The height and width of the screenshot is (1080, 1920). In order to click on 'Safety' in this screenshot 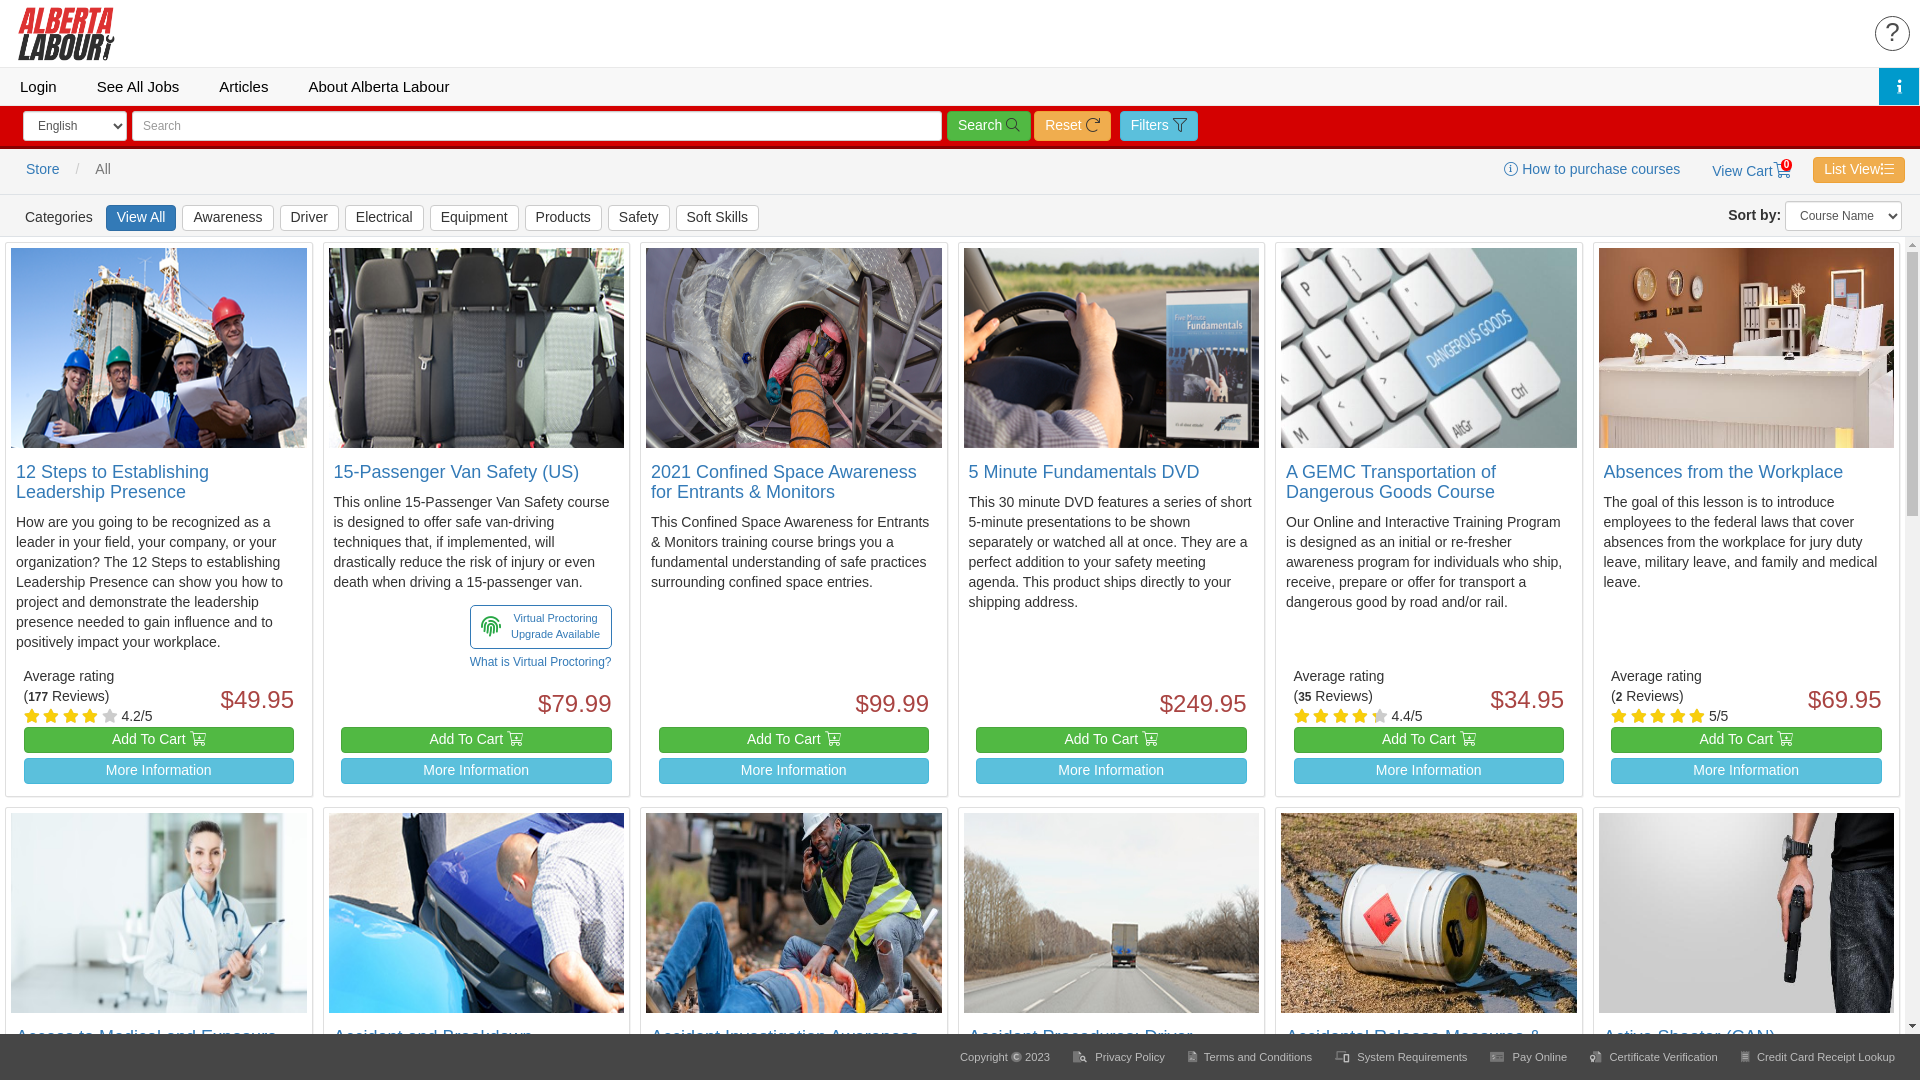, I will do `click(637, 218)`.